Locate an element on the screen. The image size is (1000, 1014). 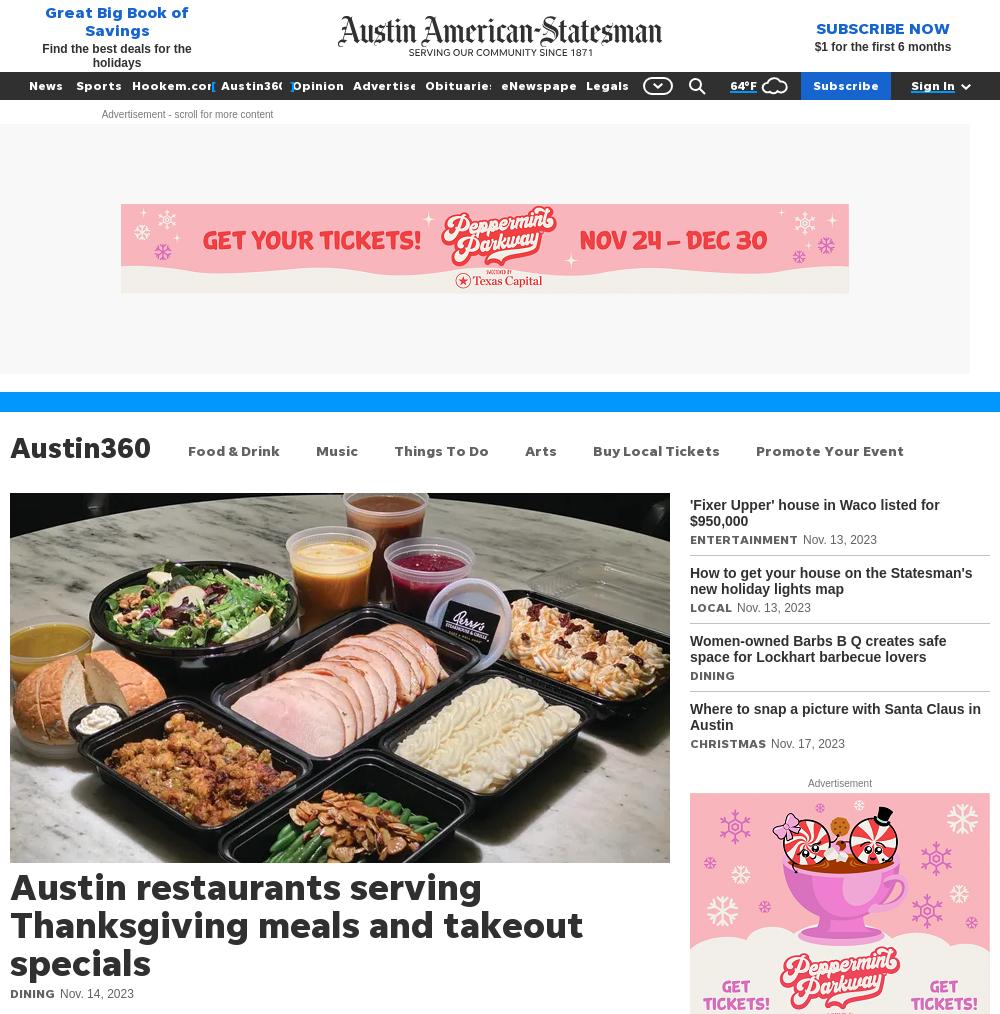
'Buy Local Tickets' is located at coordinates (656, 450).